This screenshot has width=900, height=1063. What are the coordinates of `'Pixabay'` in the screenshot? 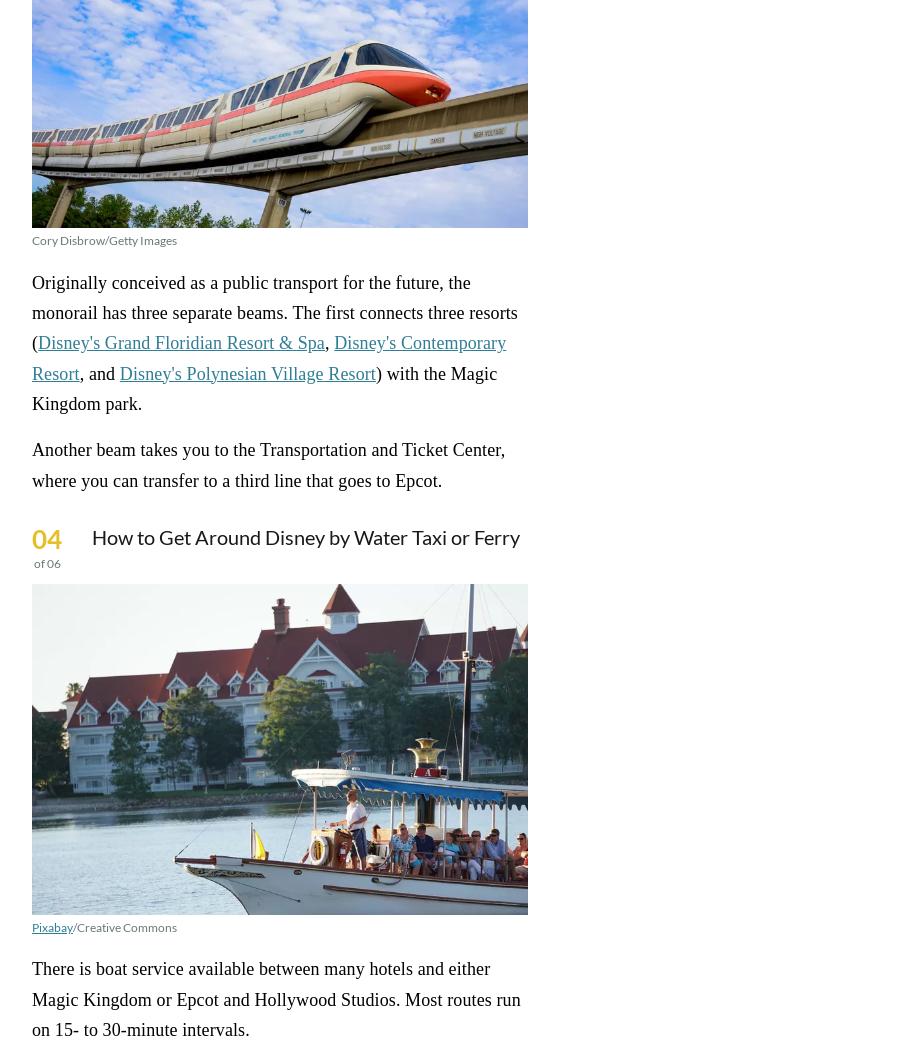 It's located at (31, 926).